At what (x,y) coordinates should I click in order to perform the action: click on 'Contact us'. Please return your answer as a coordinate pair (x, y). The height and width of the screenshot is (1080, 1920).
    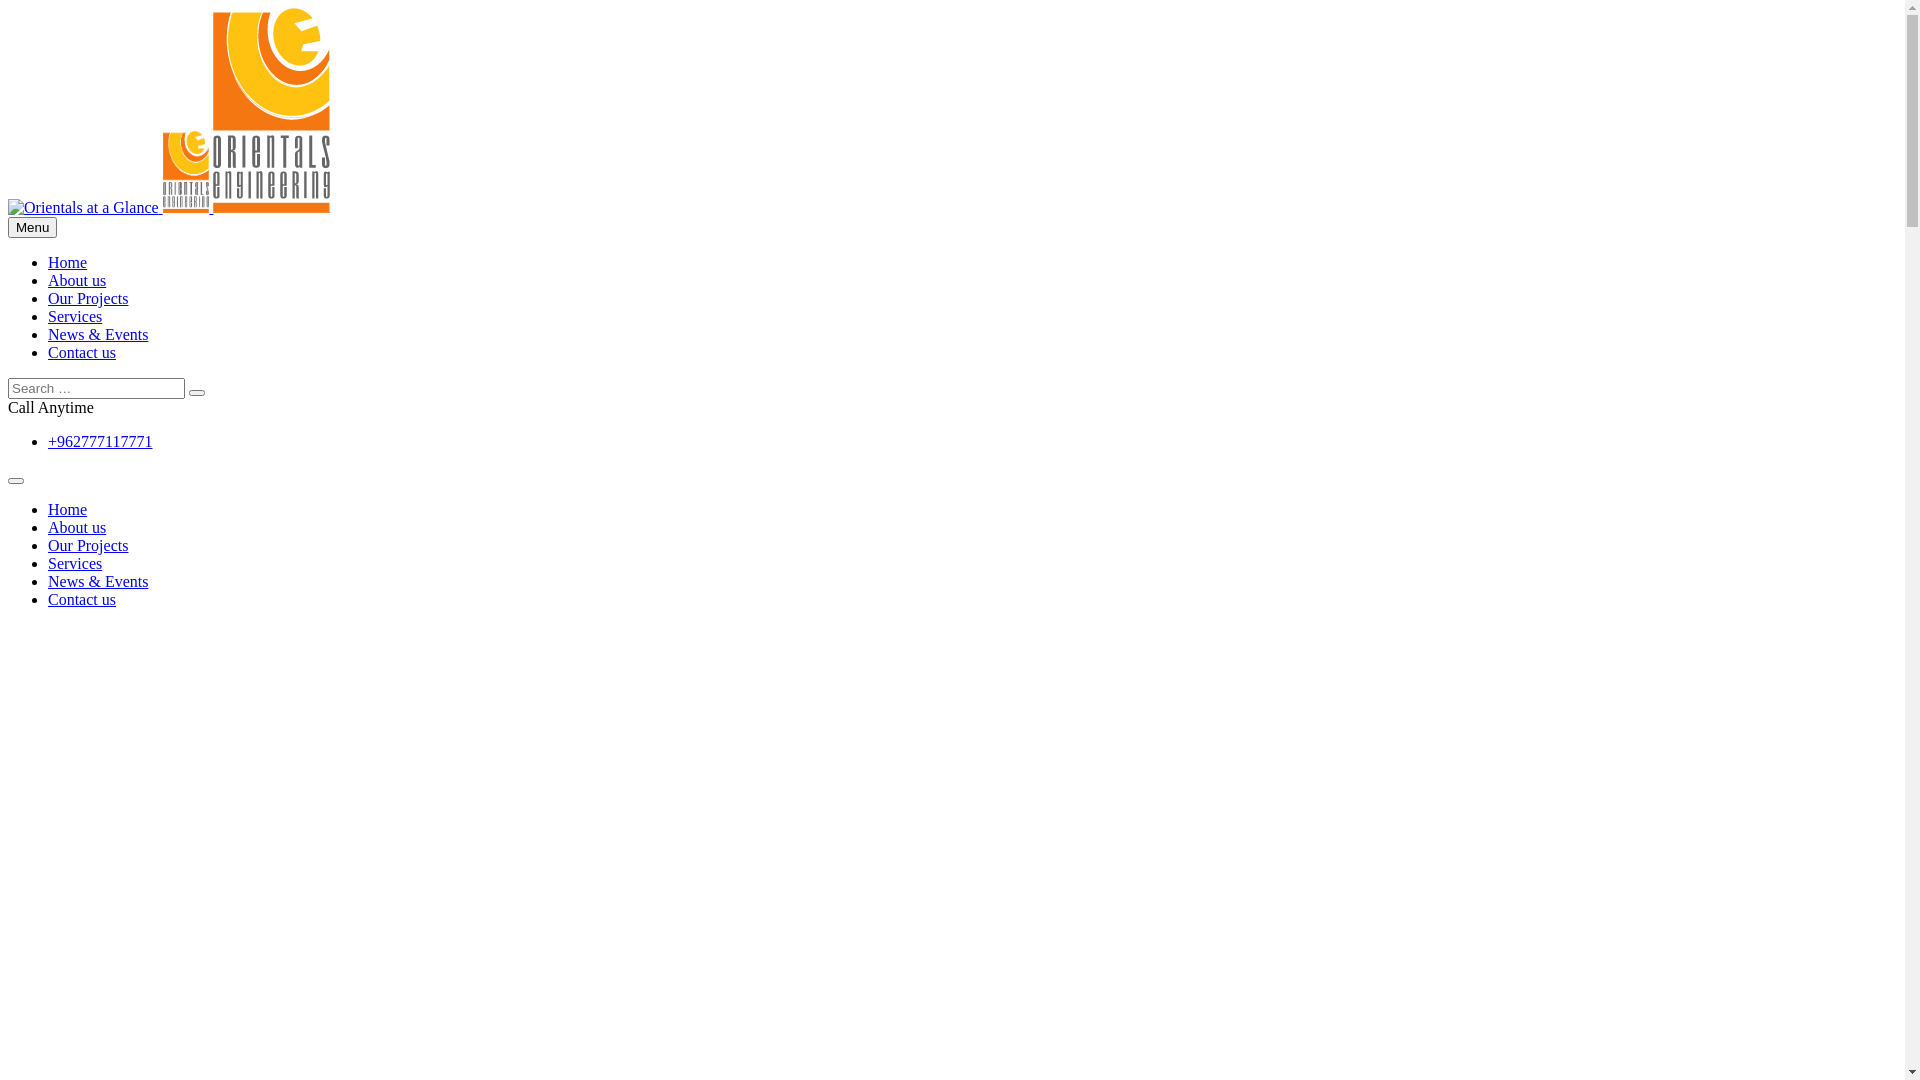
    Looking at the image, I should click on (80, 351).